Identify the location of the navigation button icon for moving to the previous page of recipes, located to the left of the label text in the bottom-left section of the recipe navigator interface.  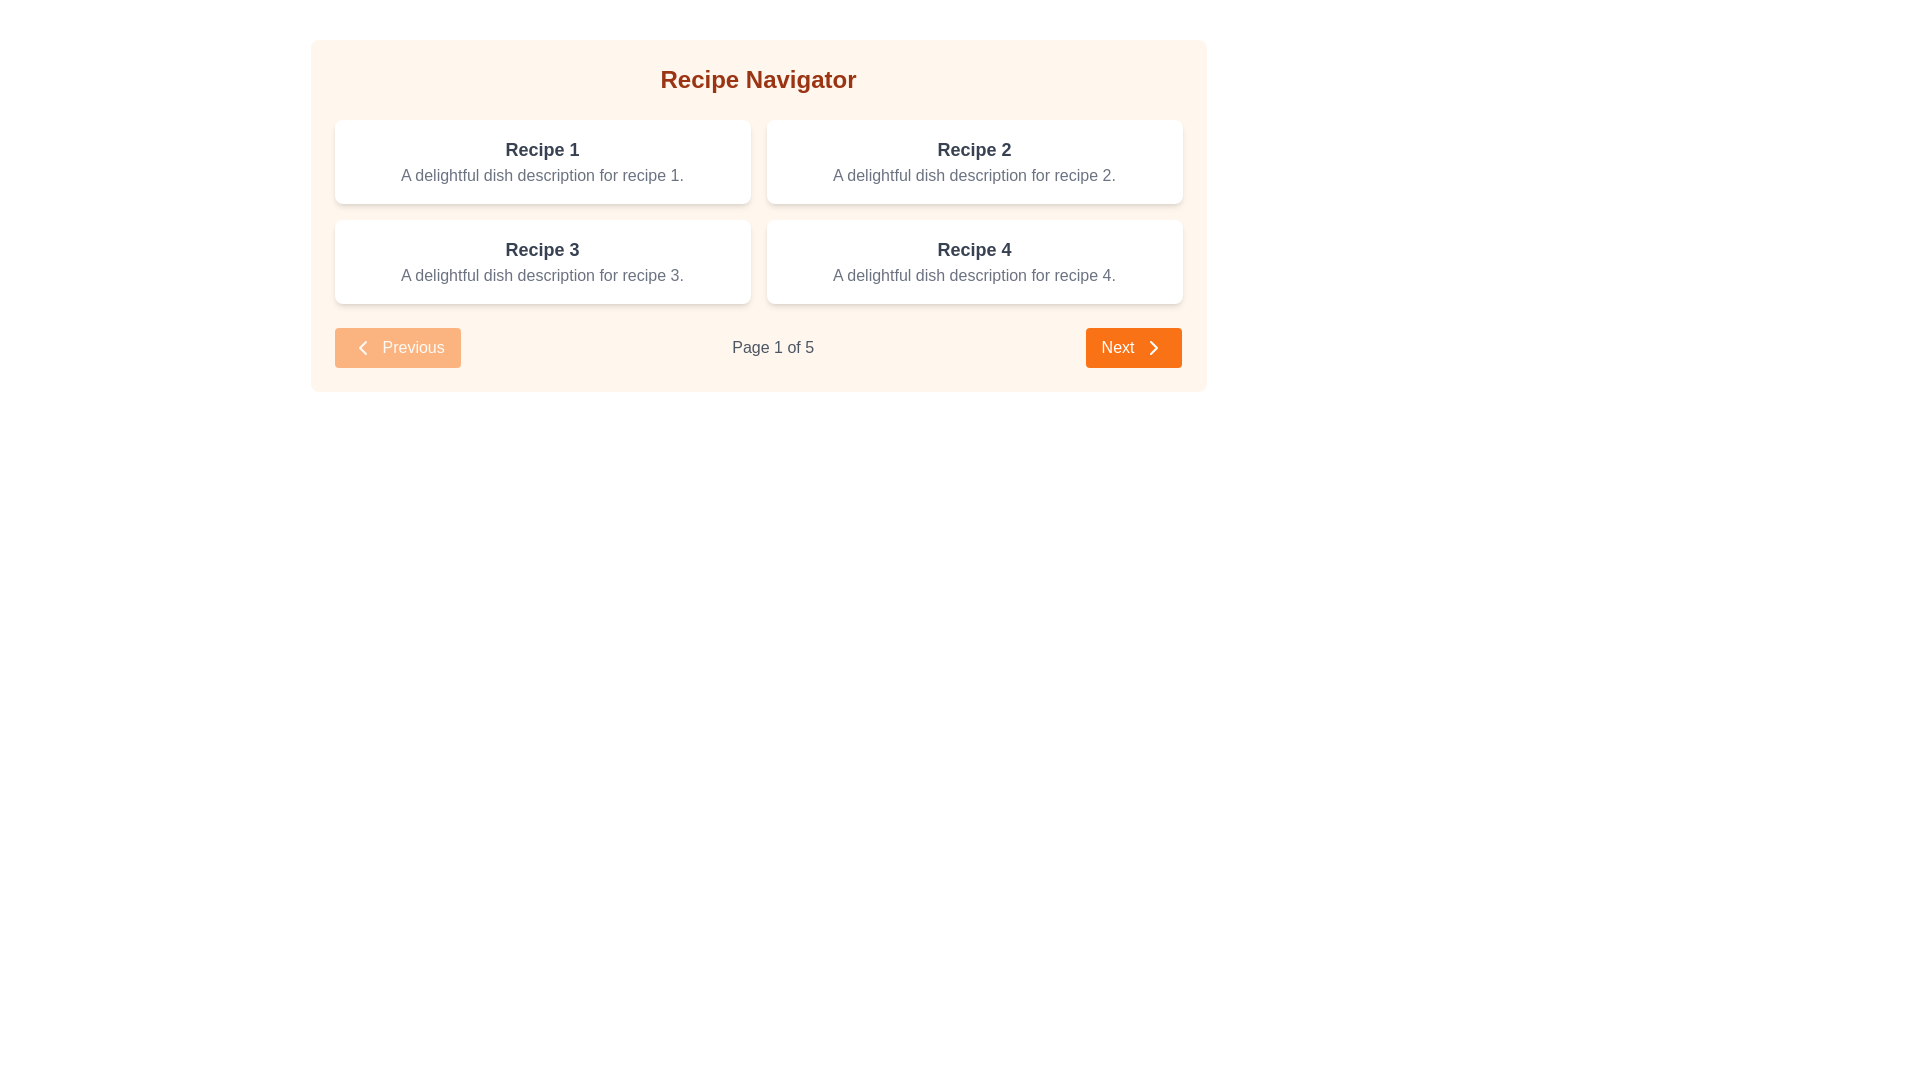
(362, 346).